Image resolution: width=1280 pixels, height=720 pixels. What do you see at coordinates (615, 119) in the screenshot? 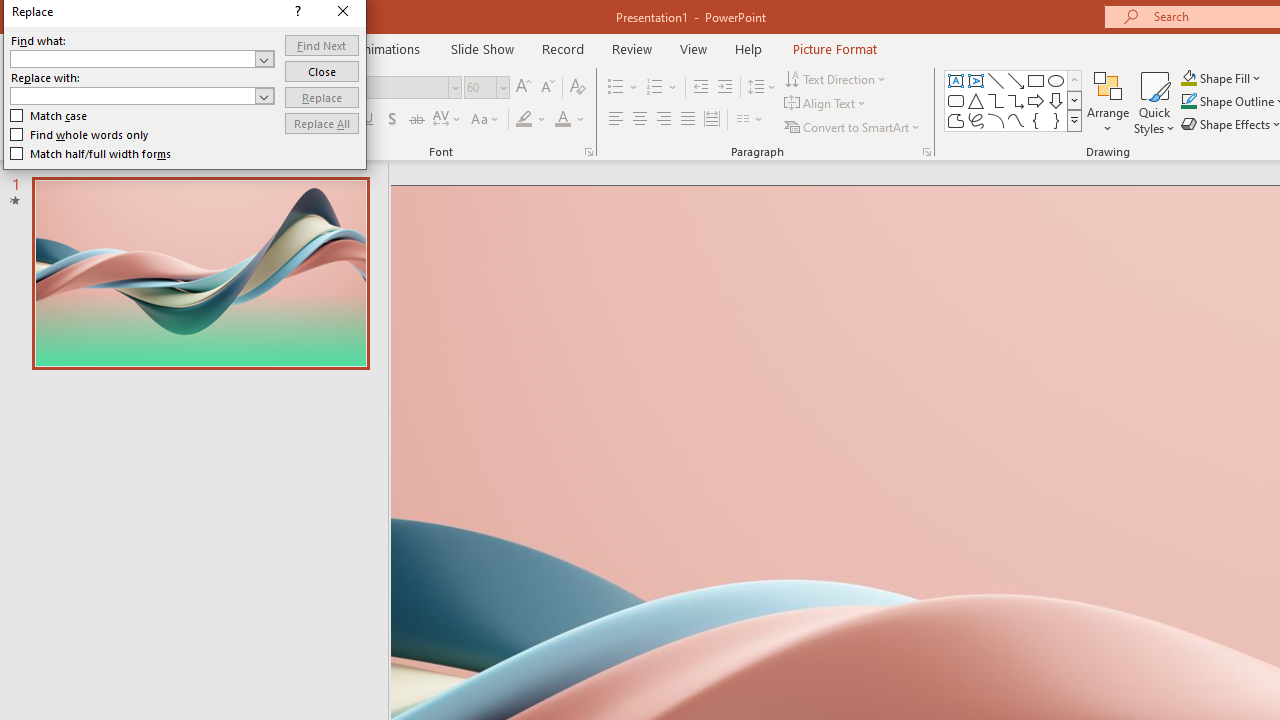
I see `'Align Left'` at bounding box center [615, 119].